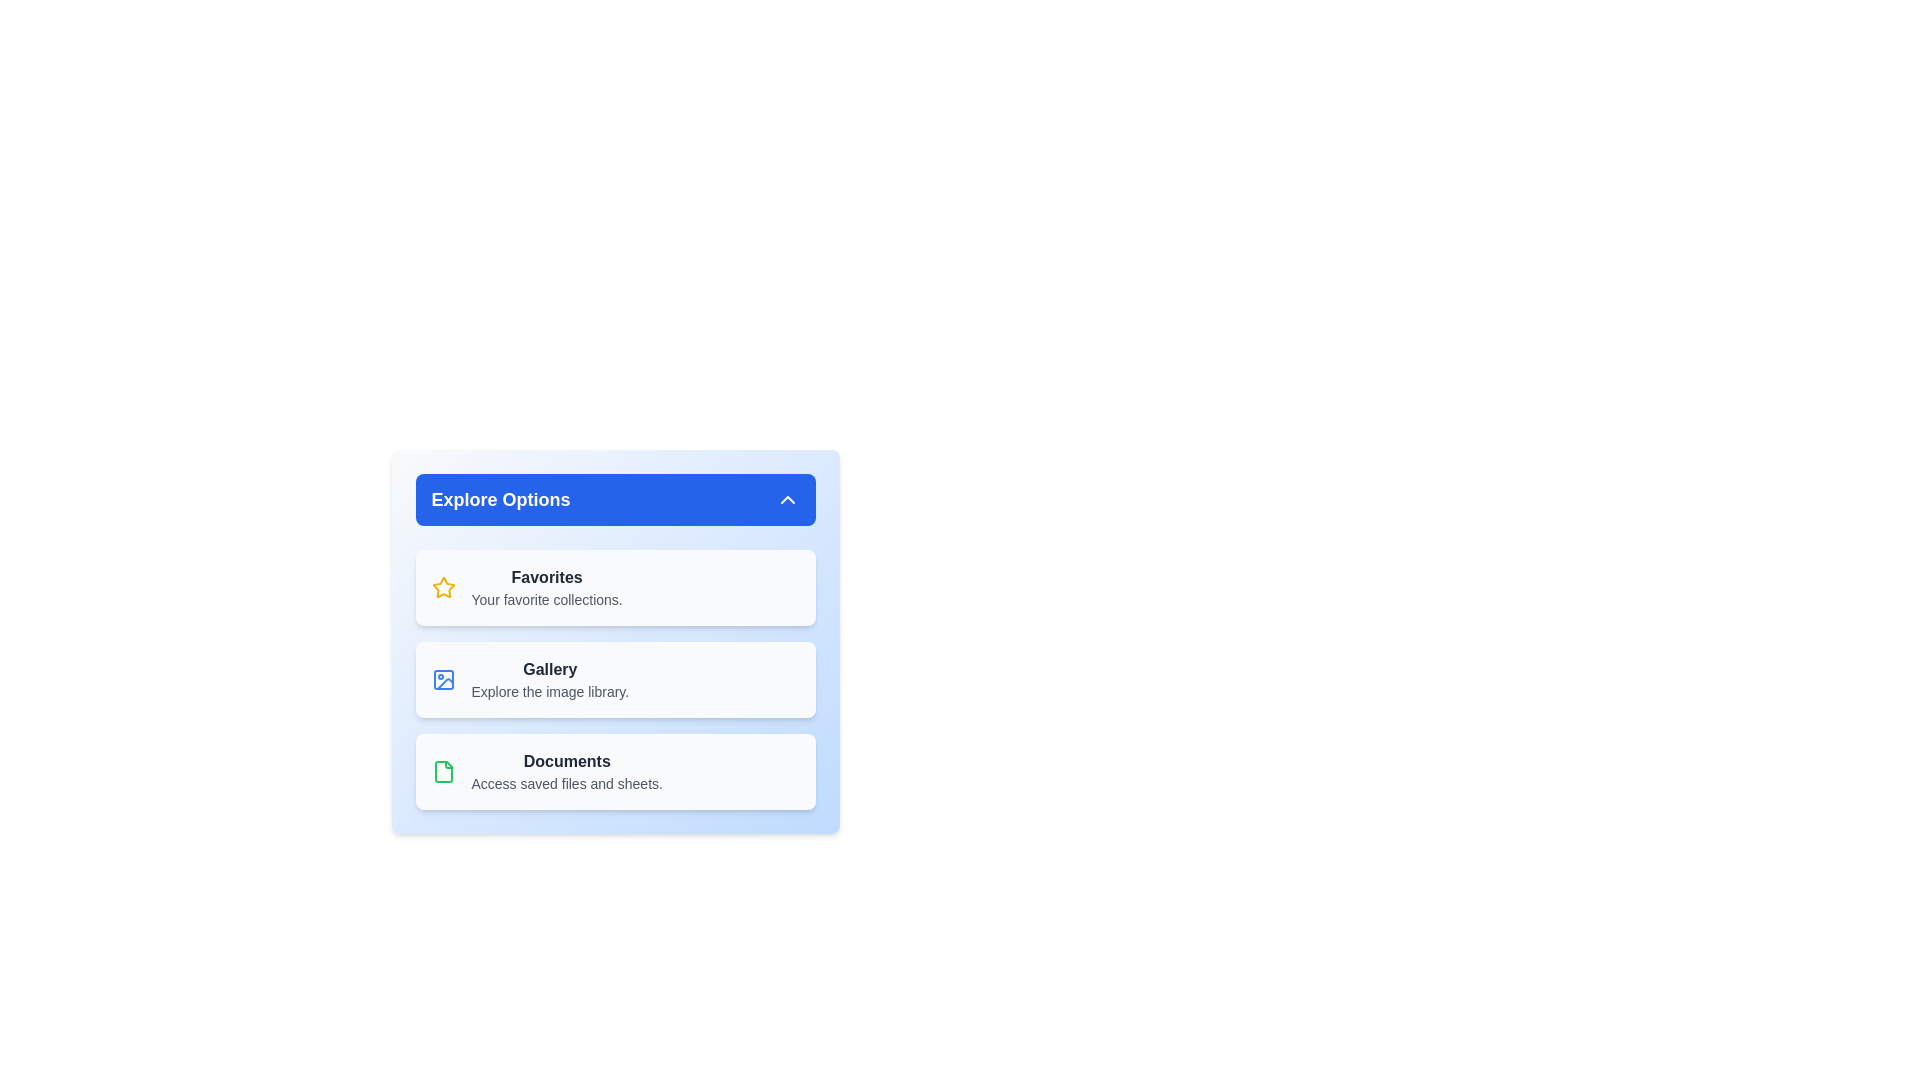  What do you see at coordinates (442, 586) in the screenshot?
I see `the star icon located to the left of the 'Favorites' text label within the menu list under the 'Explore Options' header` at bounding box center [442, 586].